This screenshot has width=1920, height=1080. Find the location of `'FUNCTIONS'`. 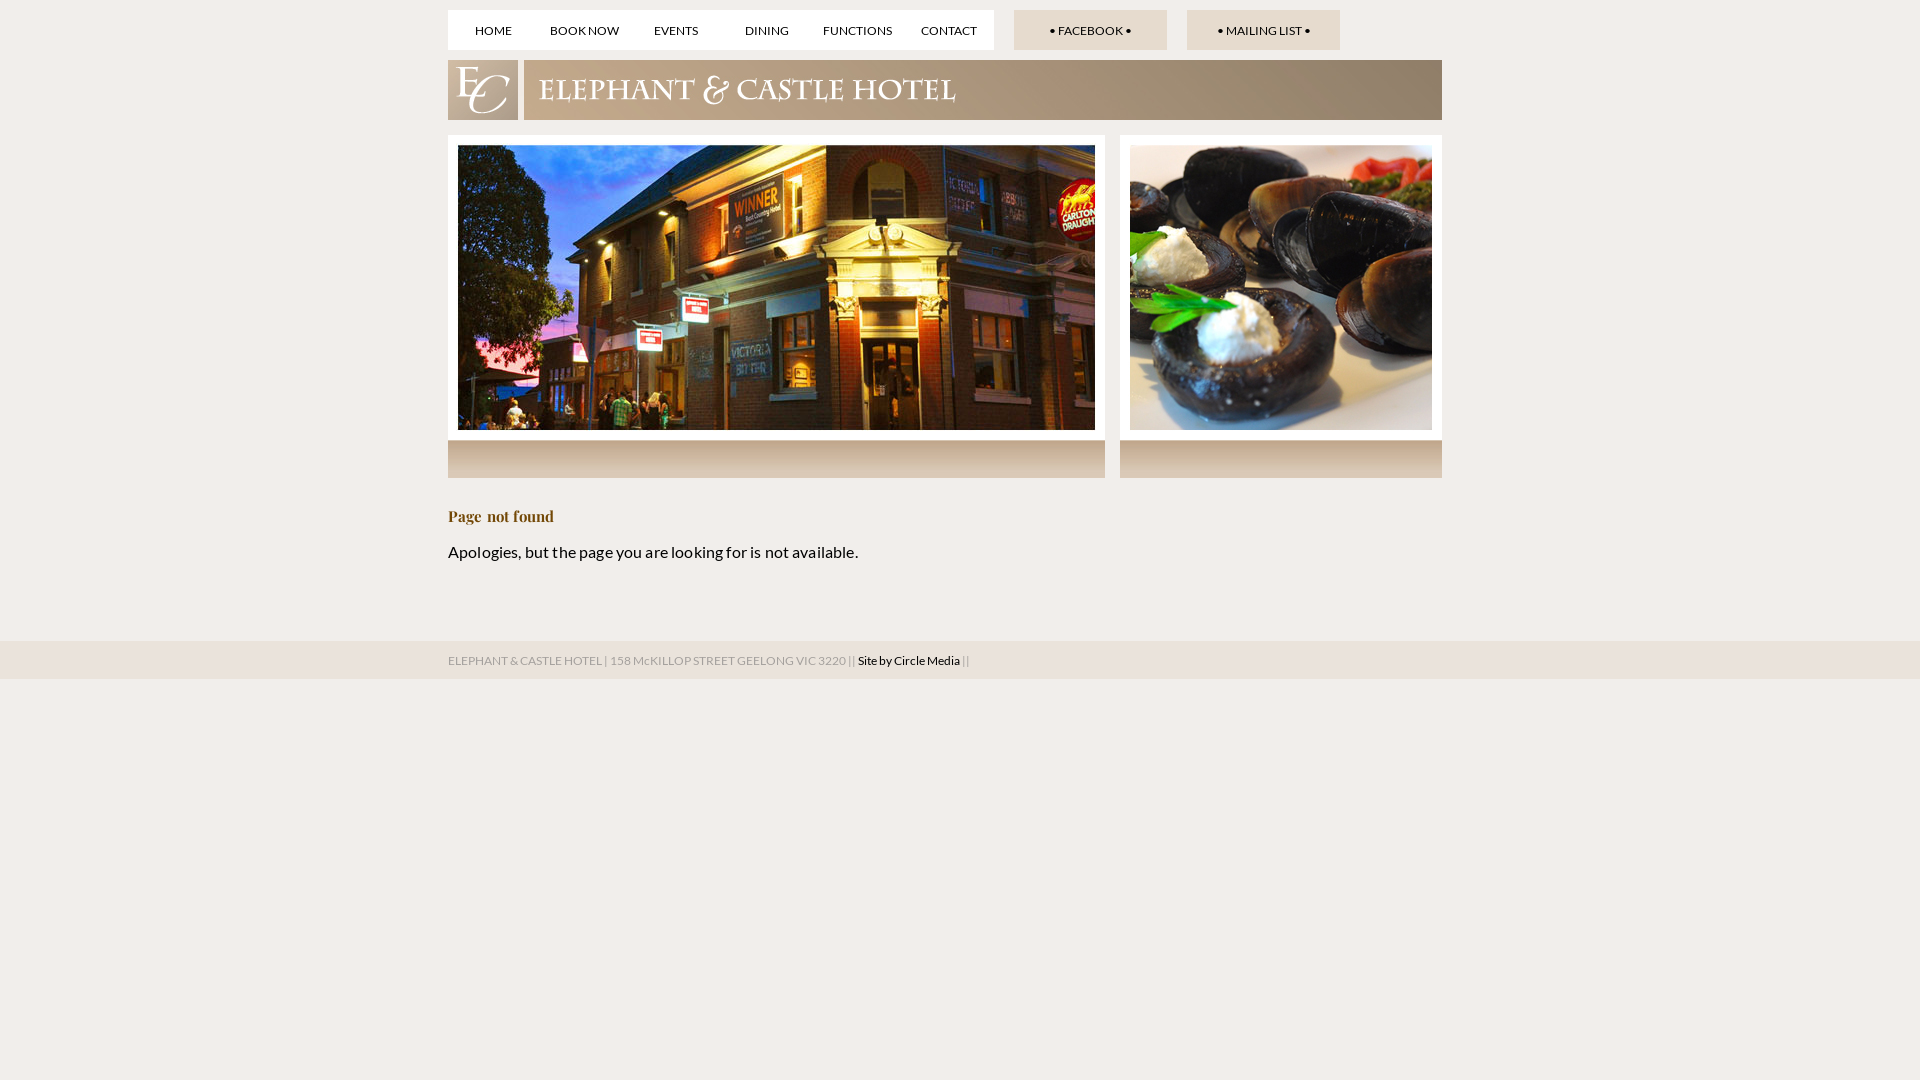

'FUNCTIONS' is located at coordinates (857, 30).